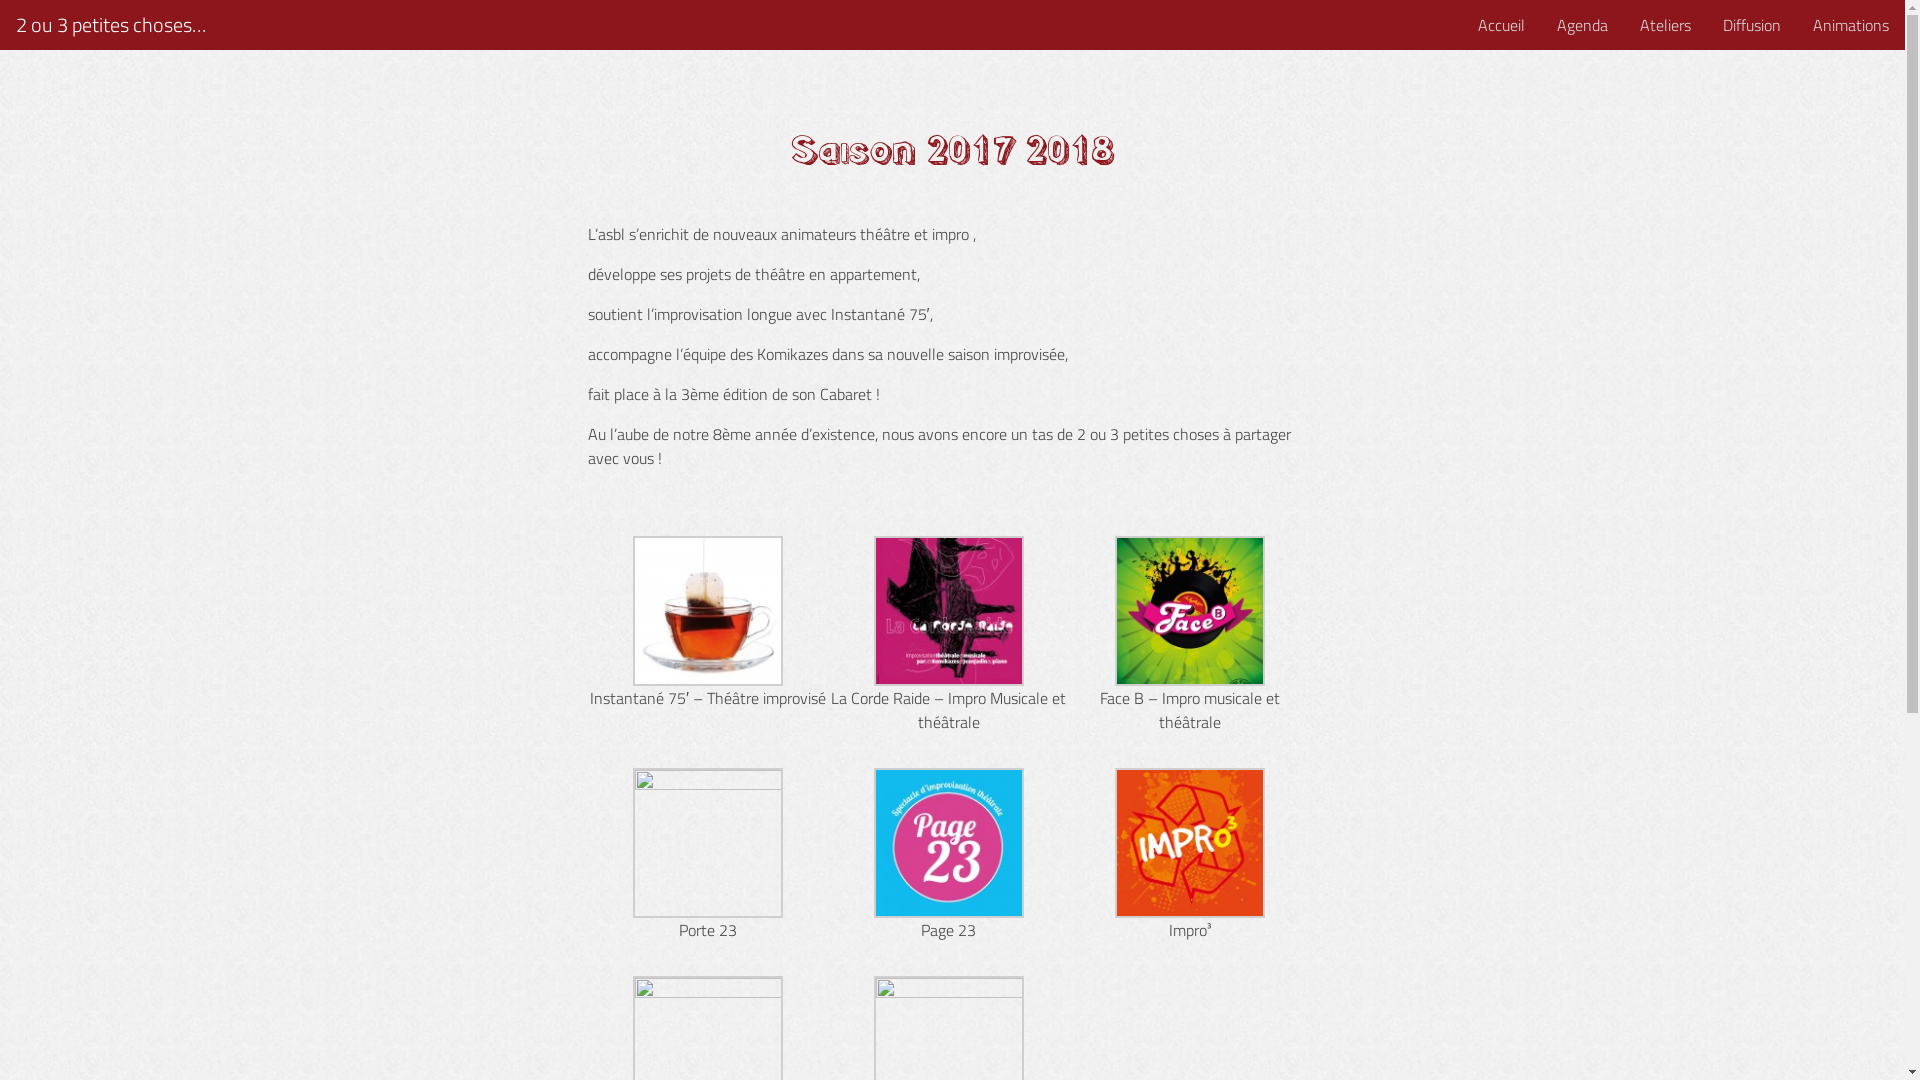 The width and height of the screenshot is (1920, 1080). What do you see at coordinates (1581, 24) in the screenshot?
I see `'Agenda'` at bounding box center [1581, 24].